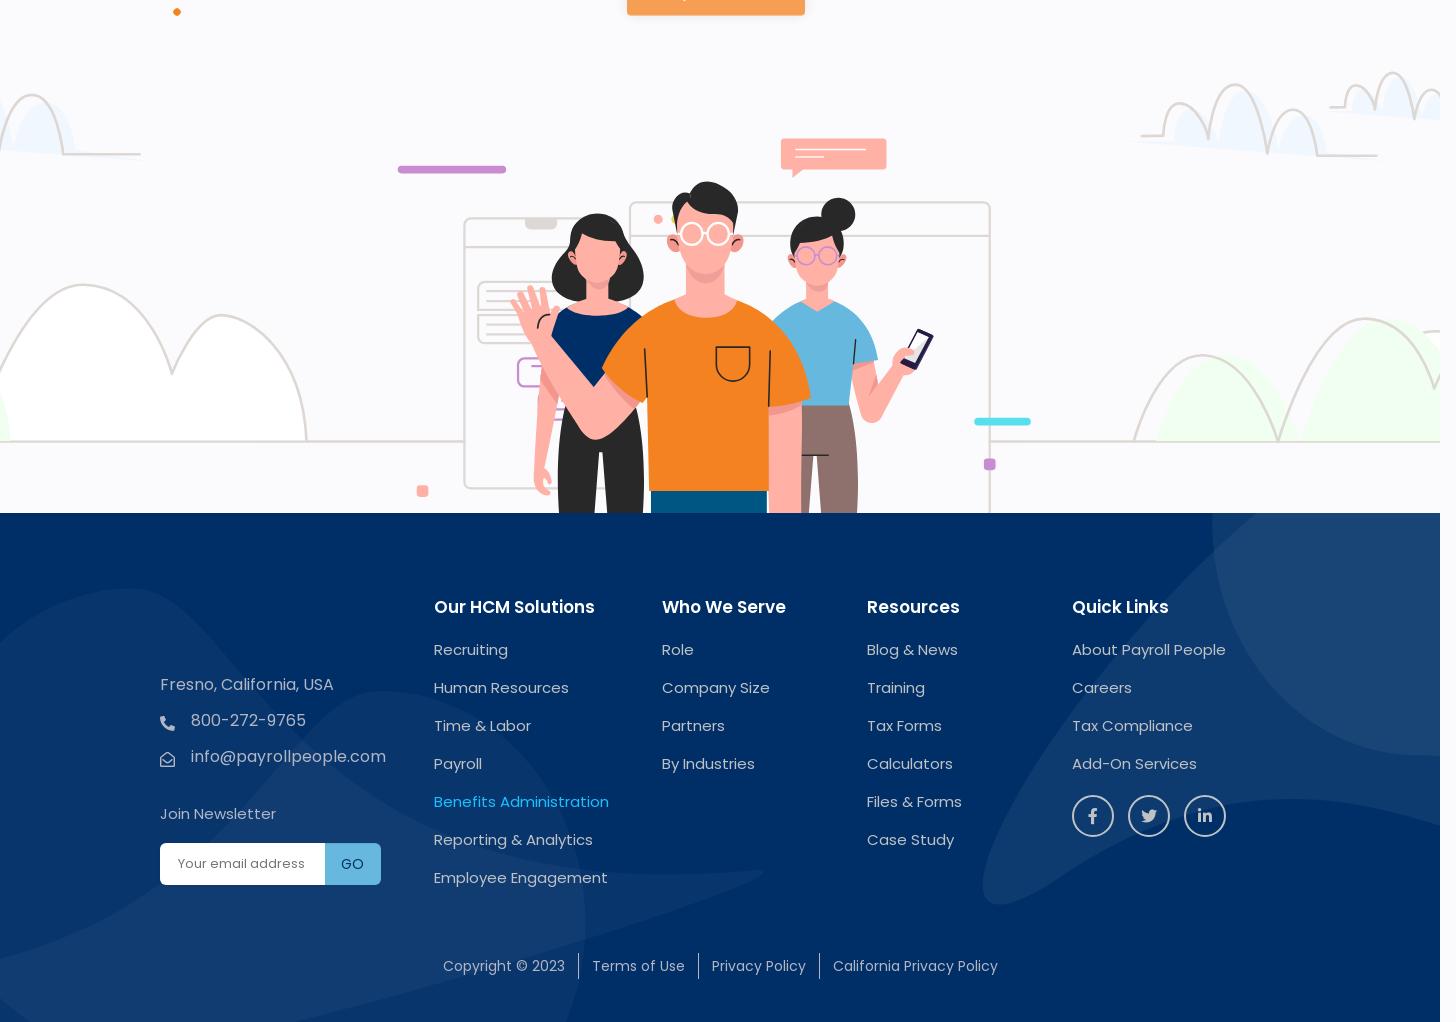 The image size is (1456, 1022). Describe the element at coordinates (895, 686) in the screenshot. I see `'Training'` at that location.